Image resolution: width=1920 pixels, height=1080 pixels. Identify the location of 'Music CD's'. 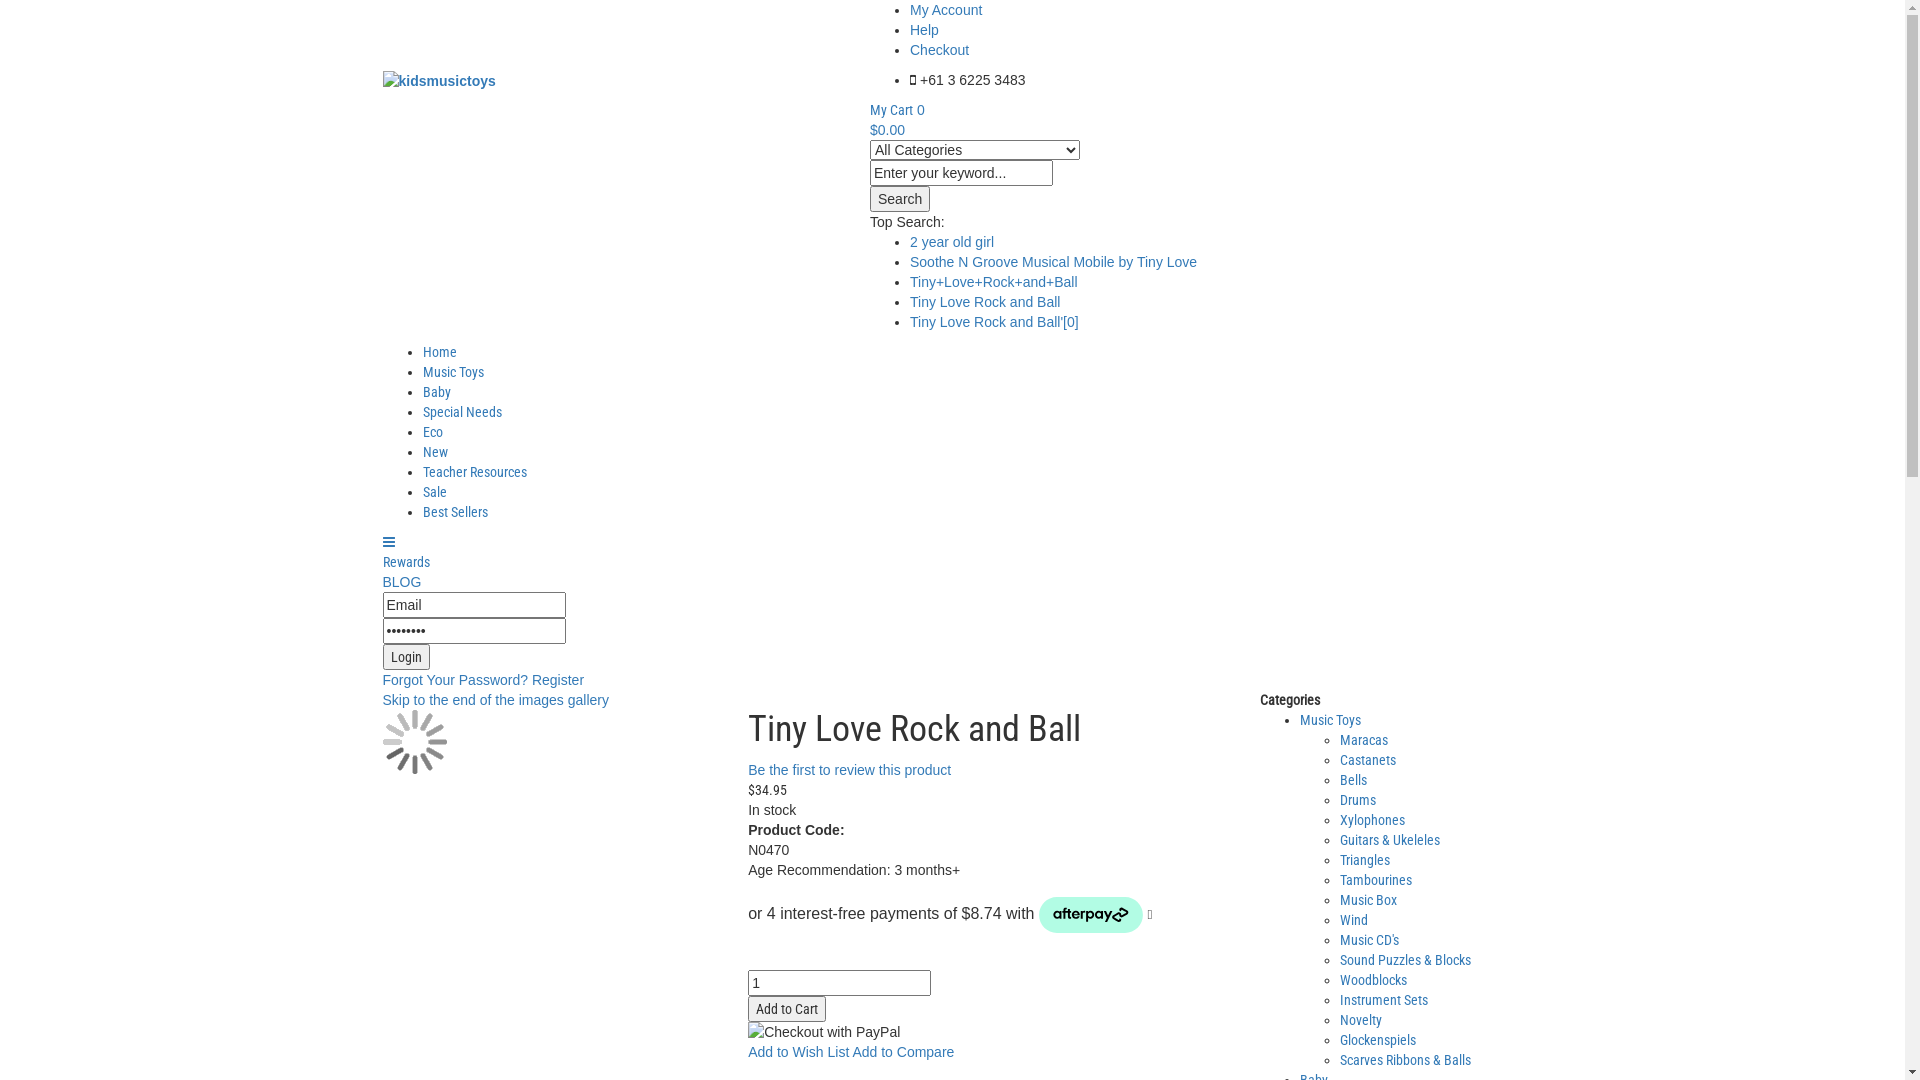
(1368, 940).